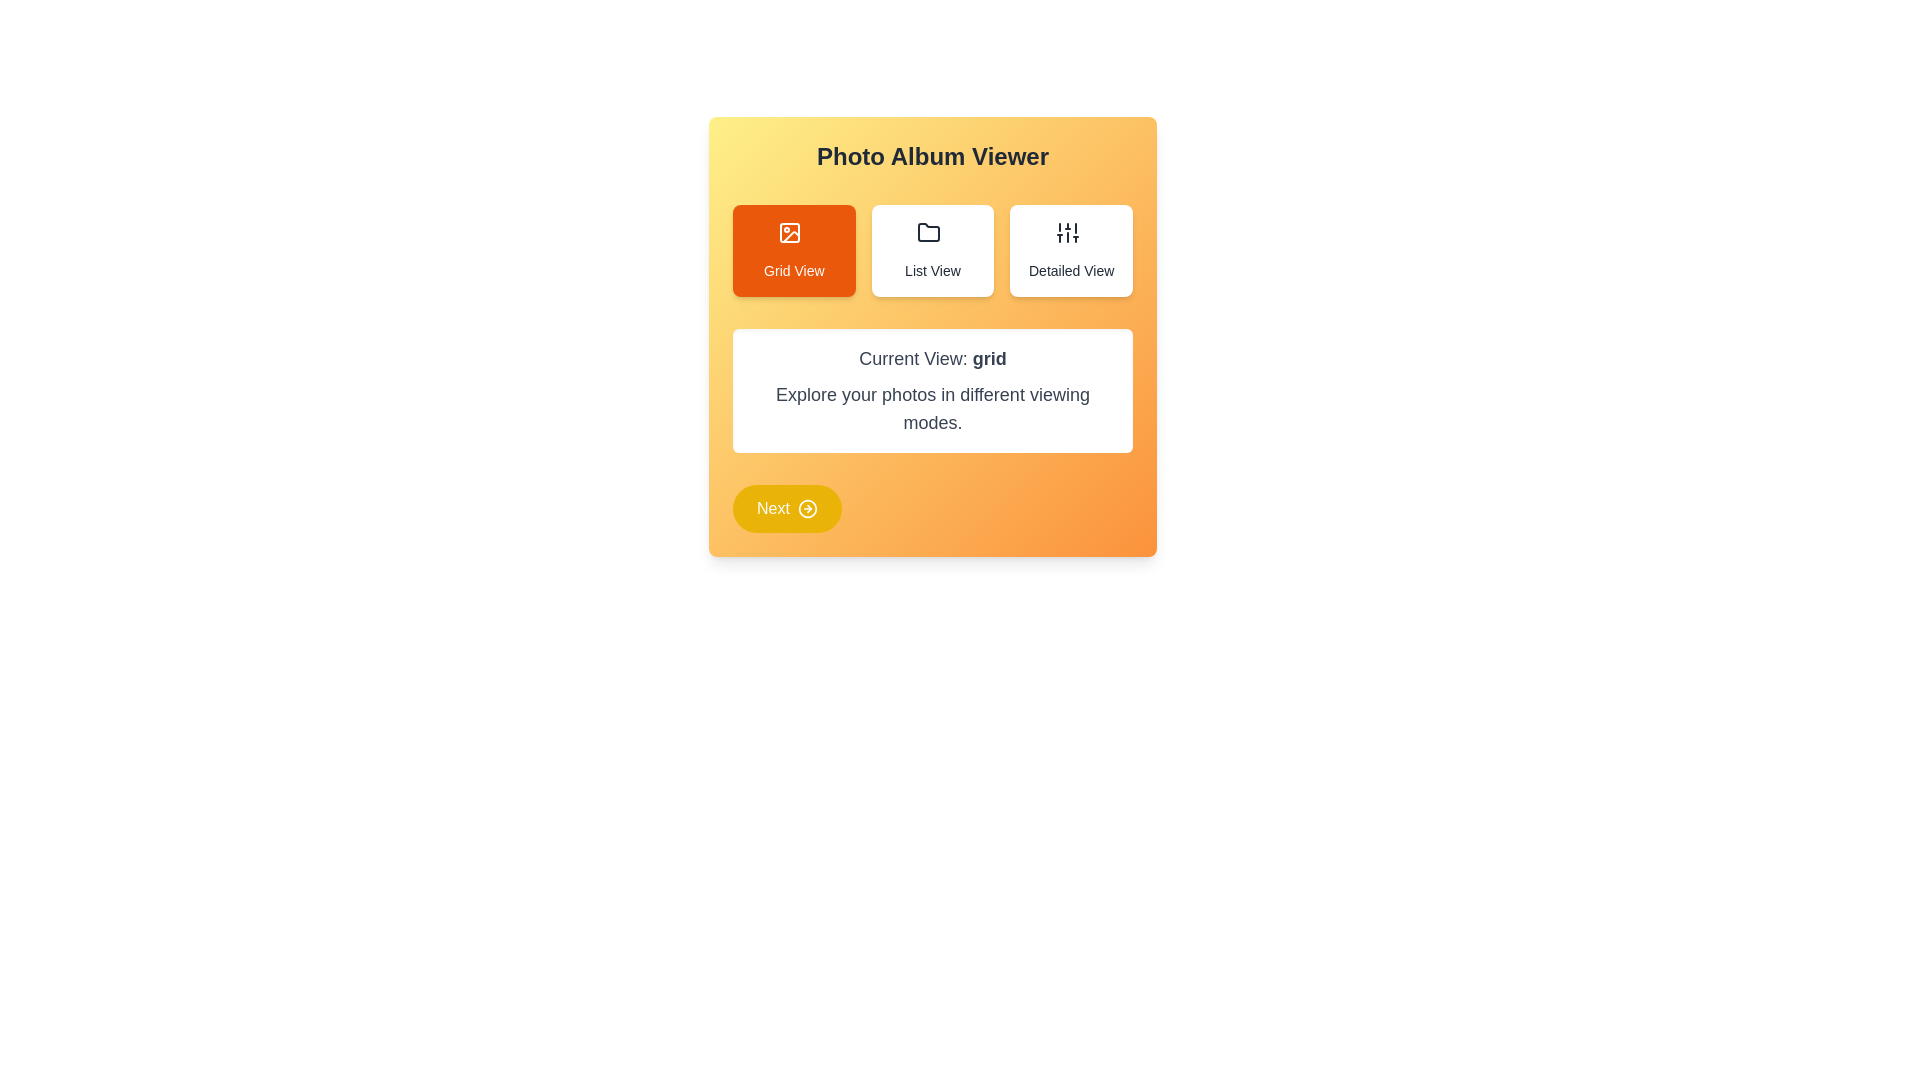  What do you see at coordinates (931, 249) in the screenshot?
I see `the 'List View' button, which is a rectangular button with a white background, an icon resembling a folder at the top, and the text 'List View' in dark, sans-serif font` at bounding box center [931, 249].